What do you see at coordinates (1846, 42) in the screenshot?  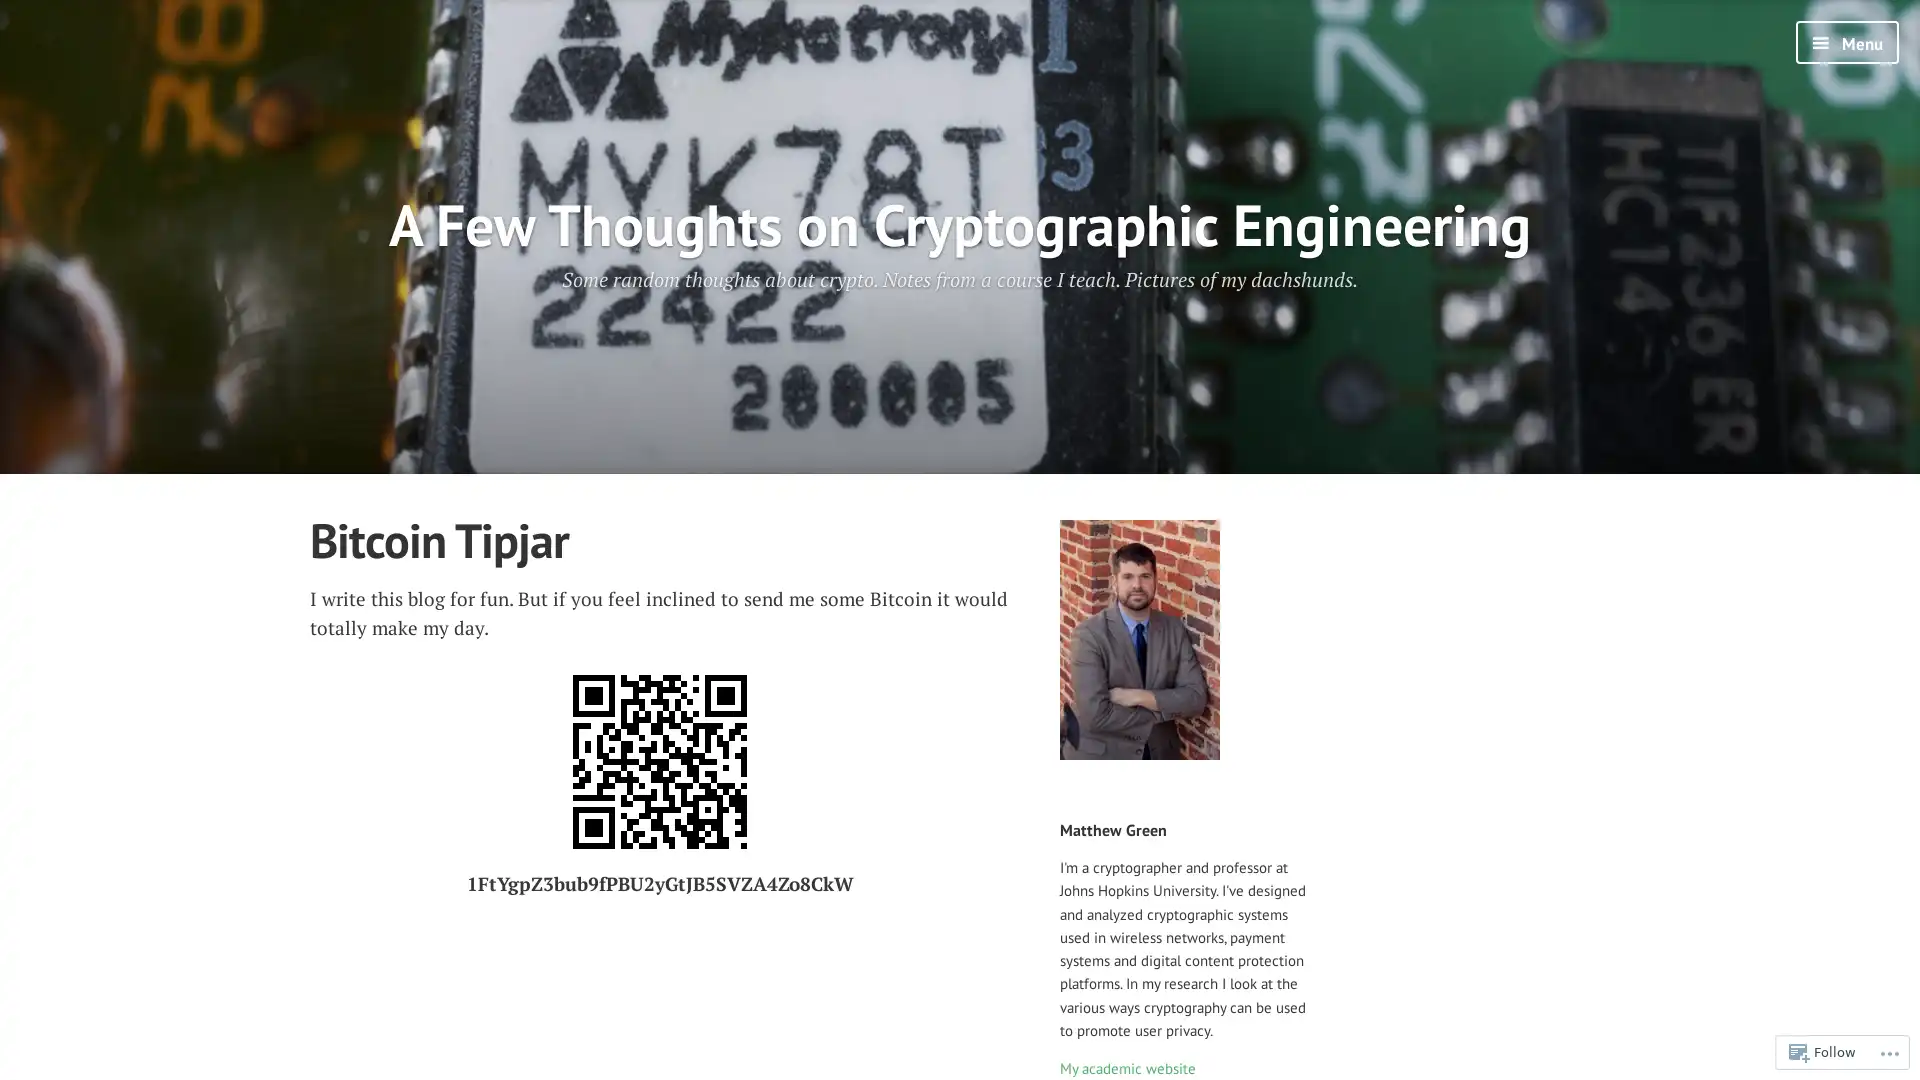 I see `Menu` at bounding box center [1846, 42].